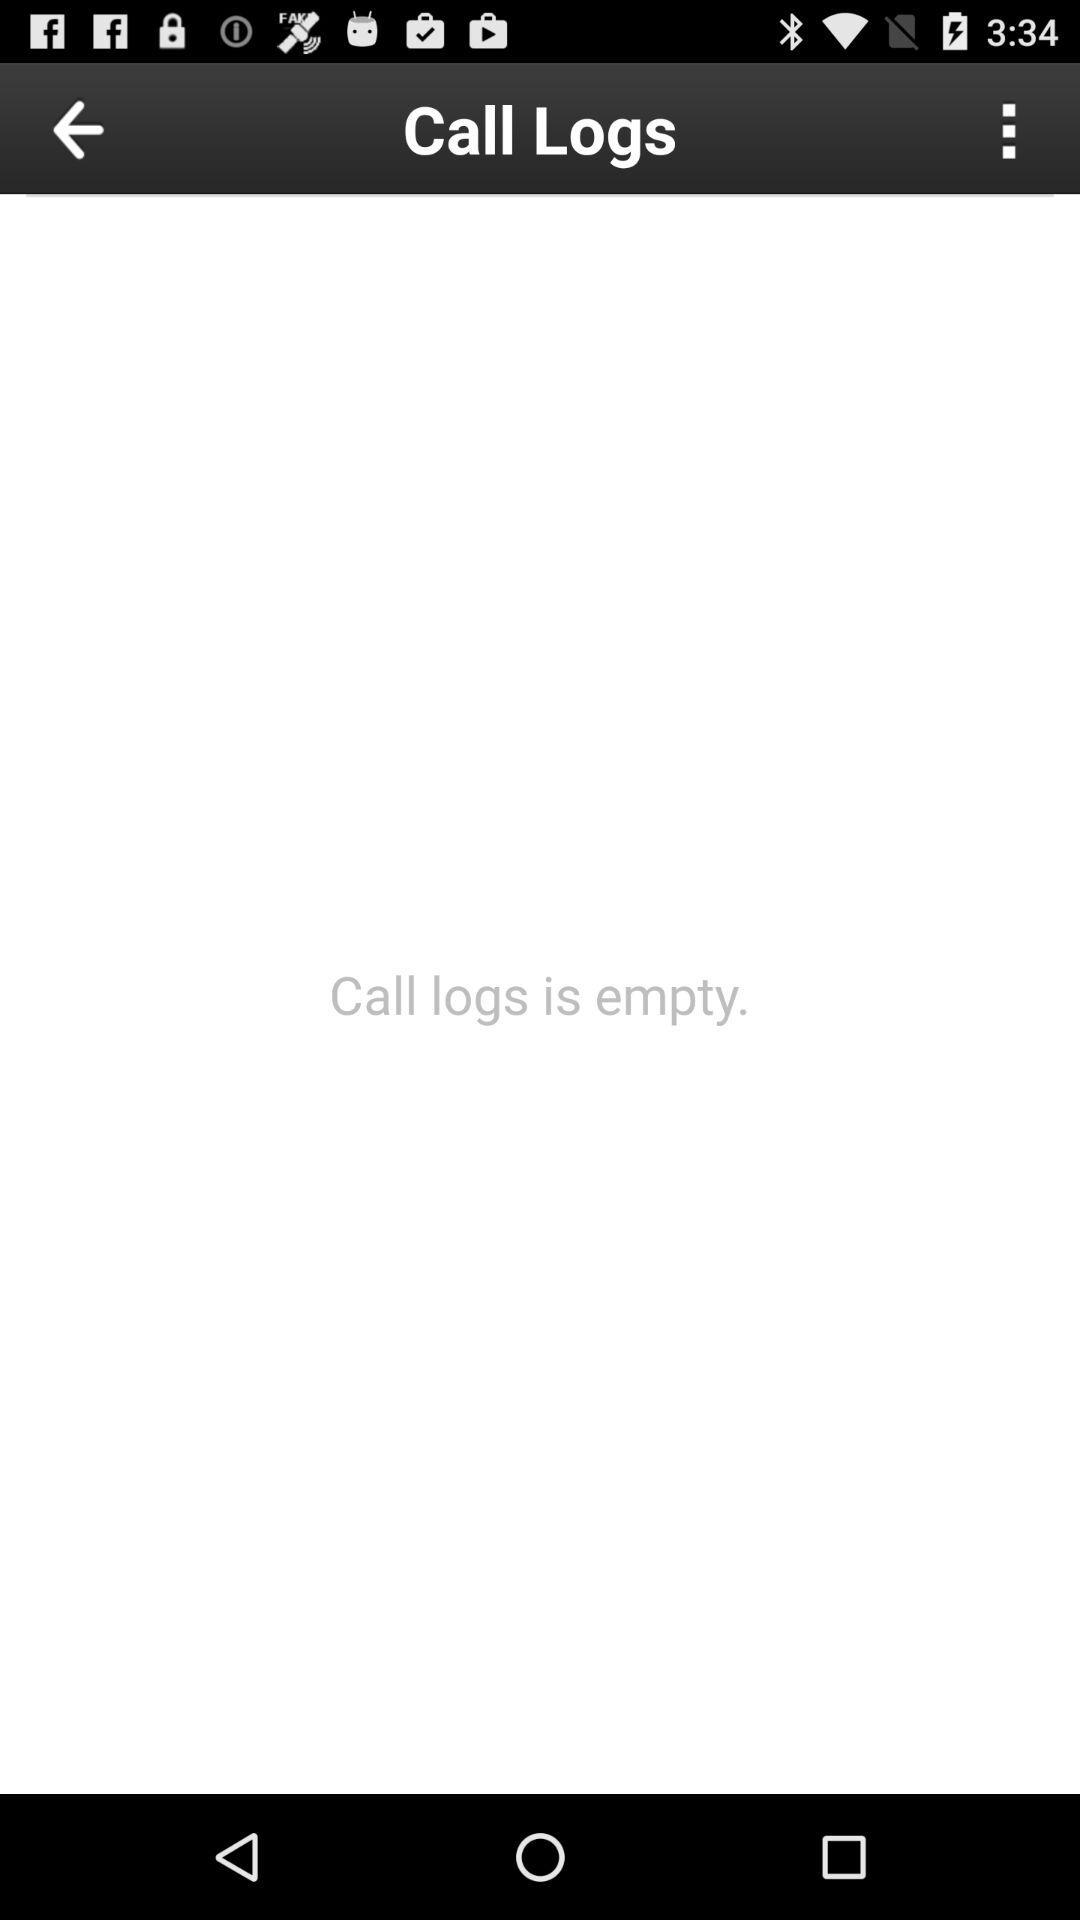 This screenshot has height=1920, width=1080. I want to click on the more icon, so click(1009, 136).